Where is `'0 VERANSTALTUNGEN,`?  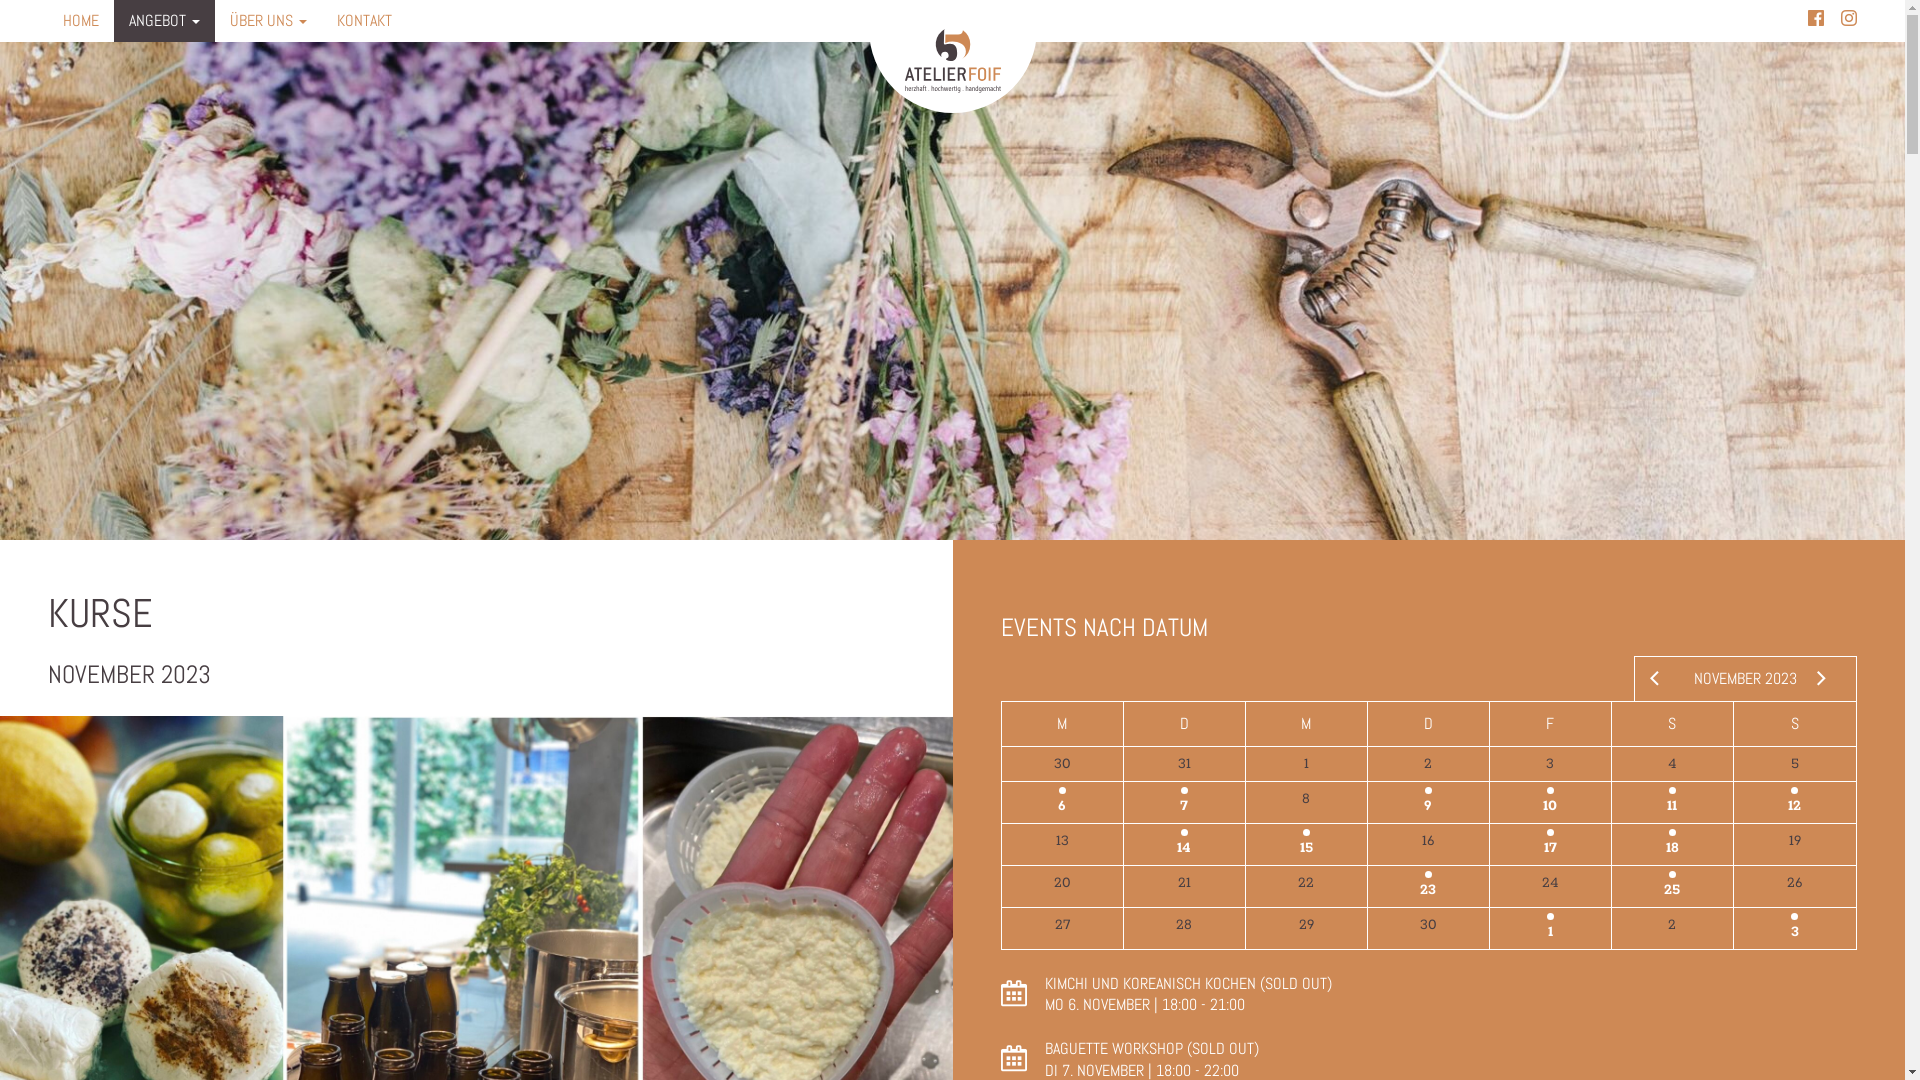
'0 VERANSTALTUNGEN, is located at coordinates (1732, 844).